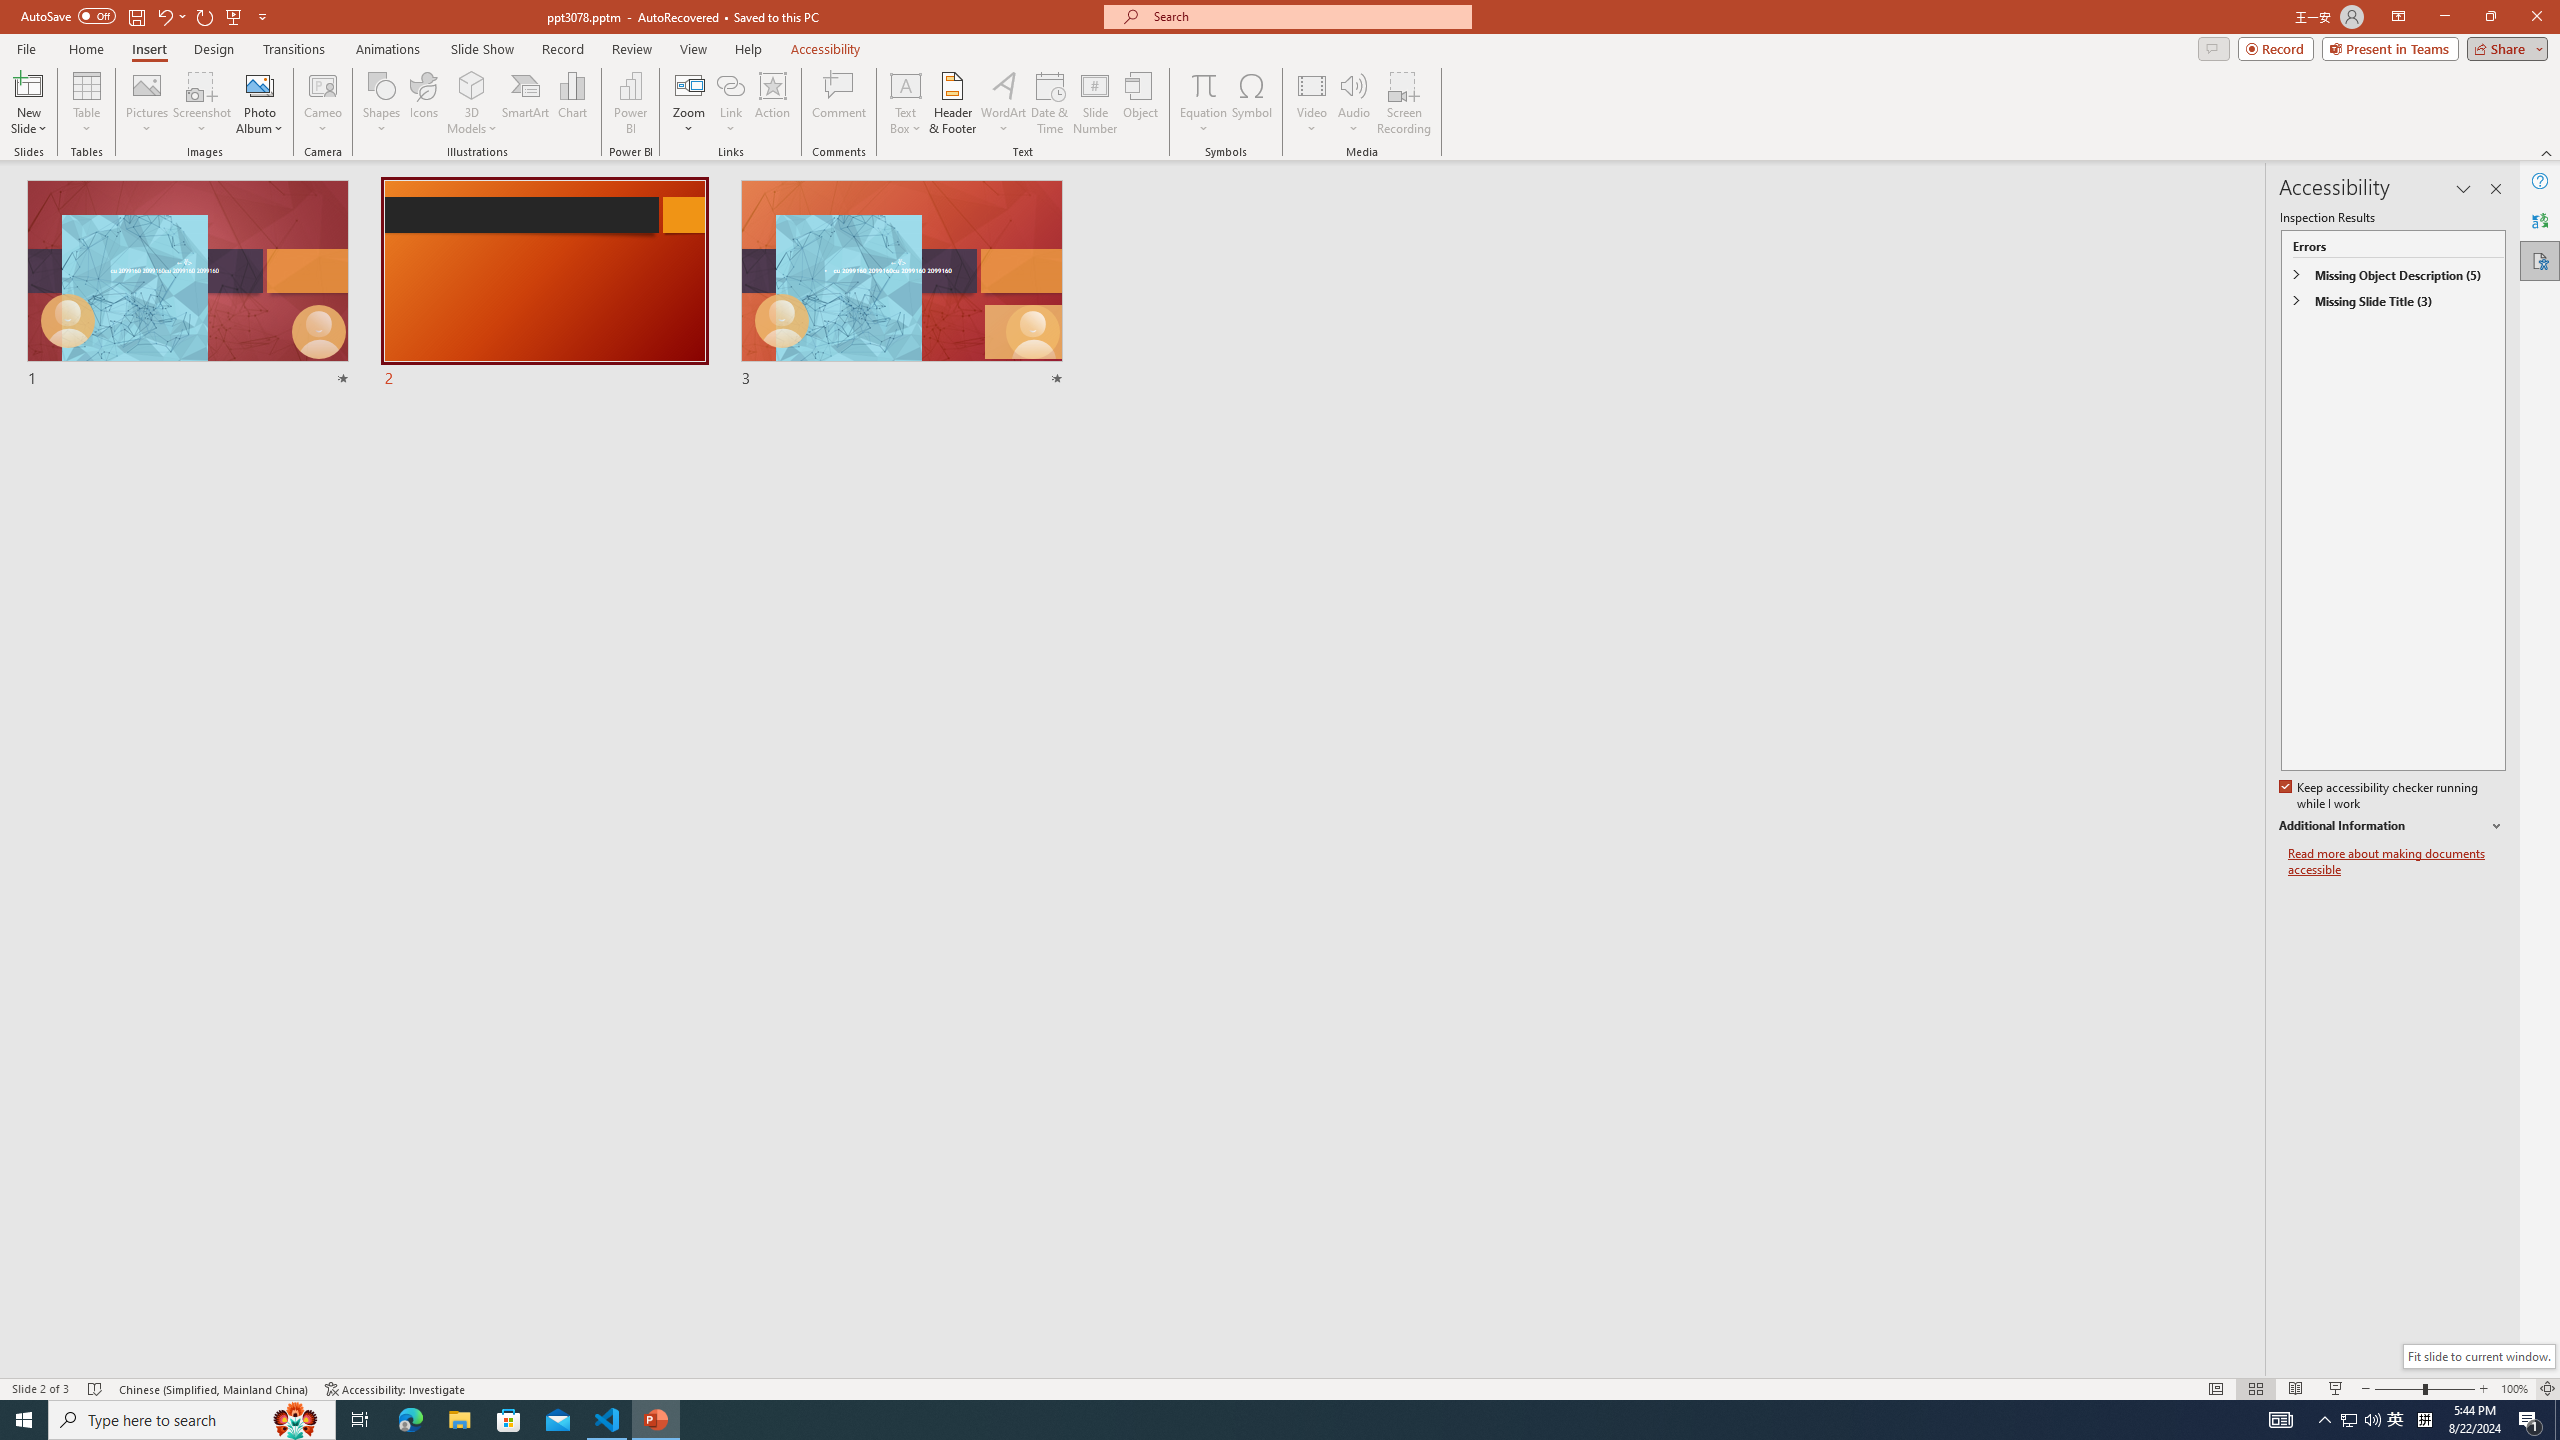 The width and height of the screenshot is (2560, 1440). I want to click on 'Restore Down', so click(2490, 16).